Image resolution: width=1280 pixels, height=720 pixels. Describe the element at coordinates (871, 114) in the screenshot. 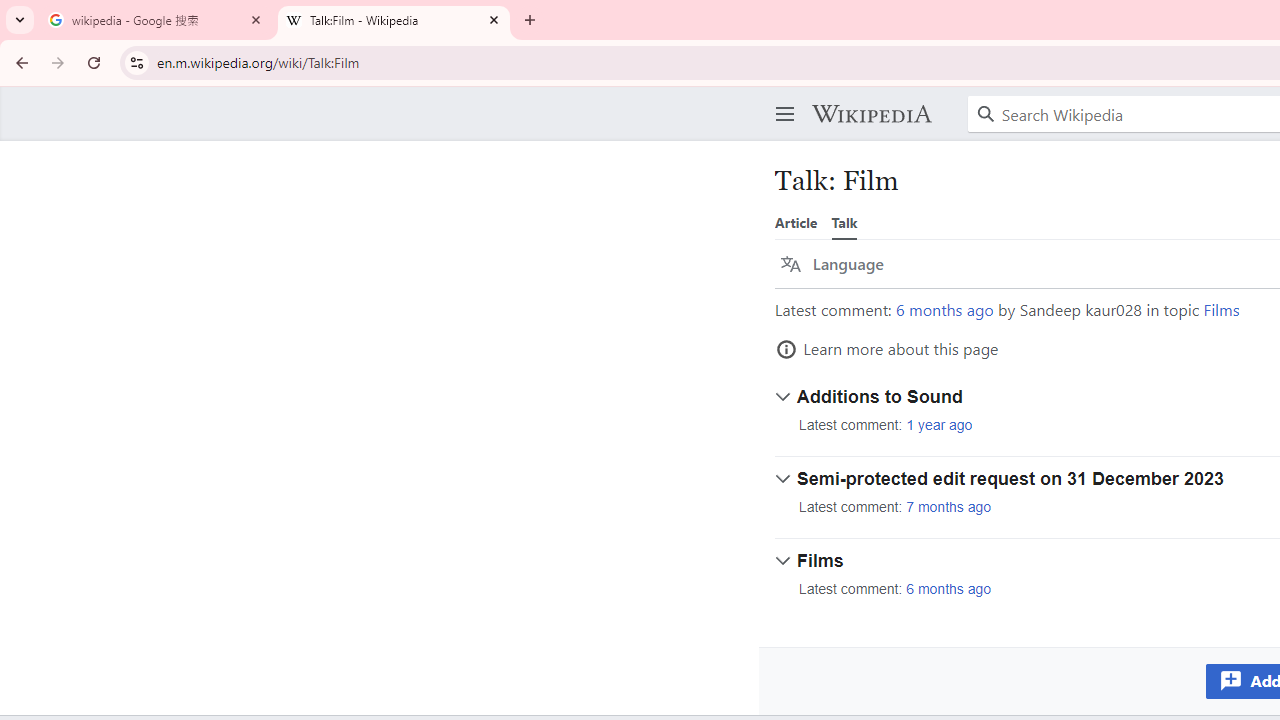

I see `'Wikipedia'` at that location.